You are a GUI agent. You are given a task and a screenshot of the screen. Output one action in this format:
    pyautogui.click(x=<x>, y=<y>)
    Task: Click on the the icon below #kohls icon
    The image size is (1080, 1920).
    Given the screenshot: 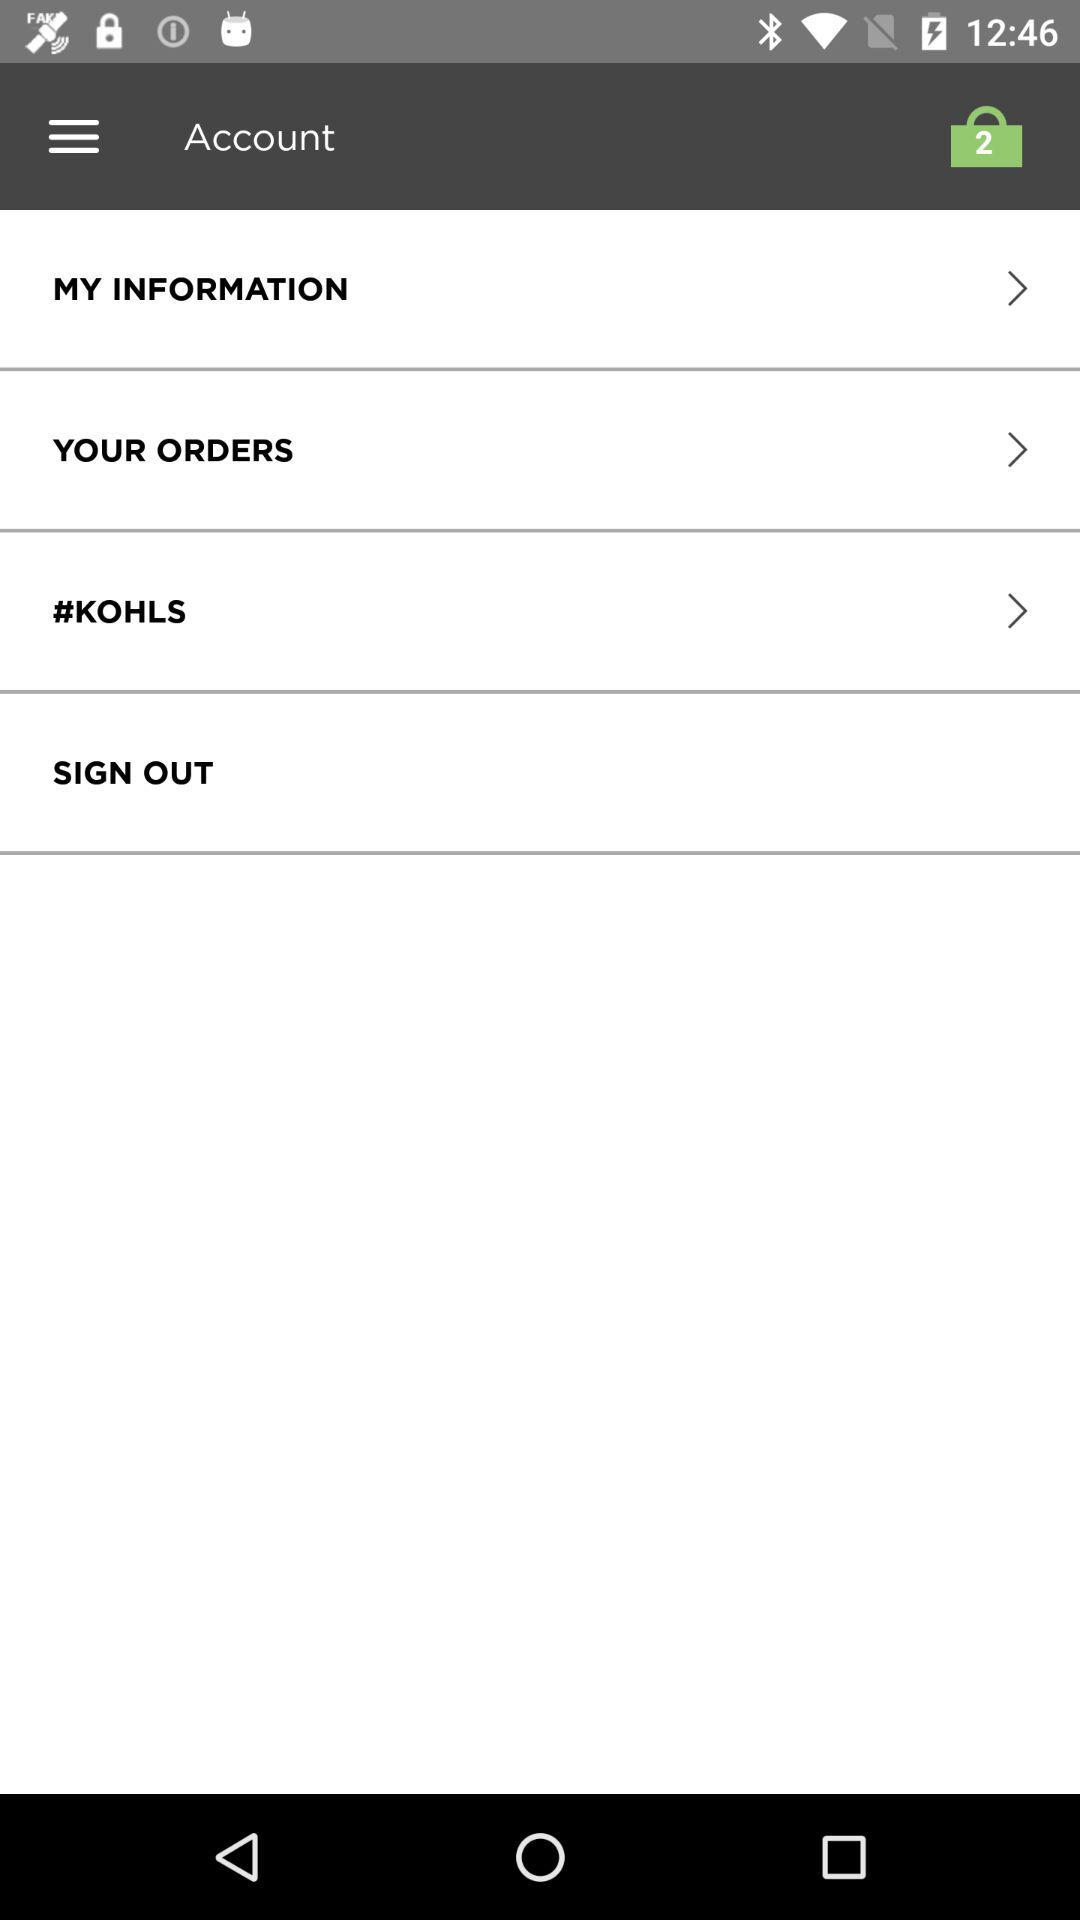 What is the action you would take?
    pyautogui.click(x=133, y=771)
    